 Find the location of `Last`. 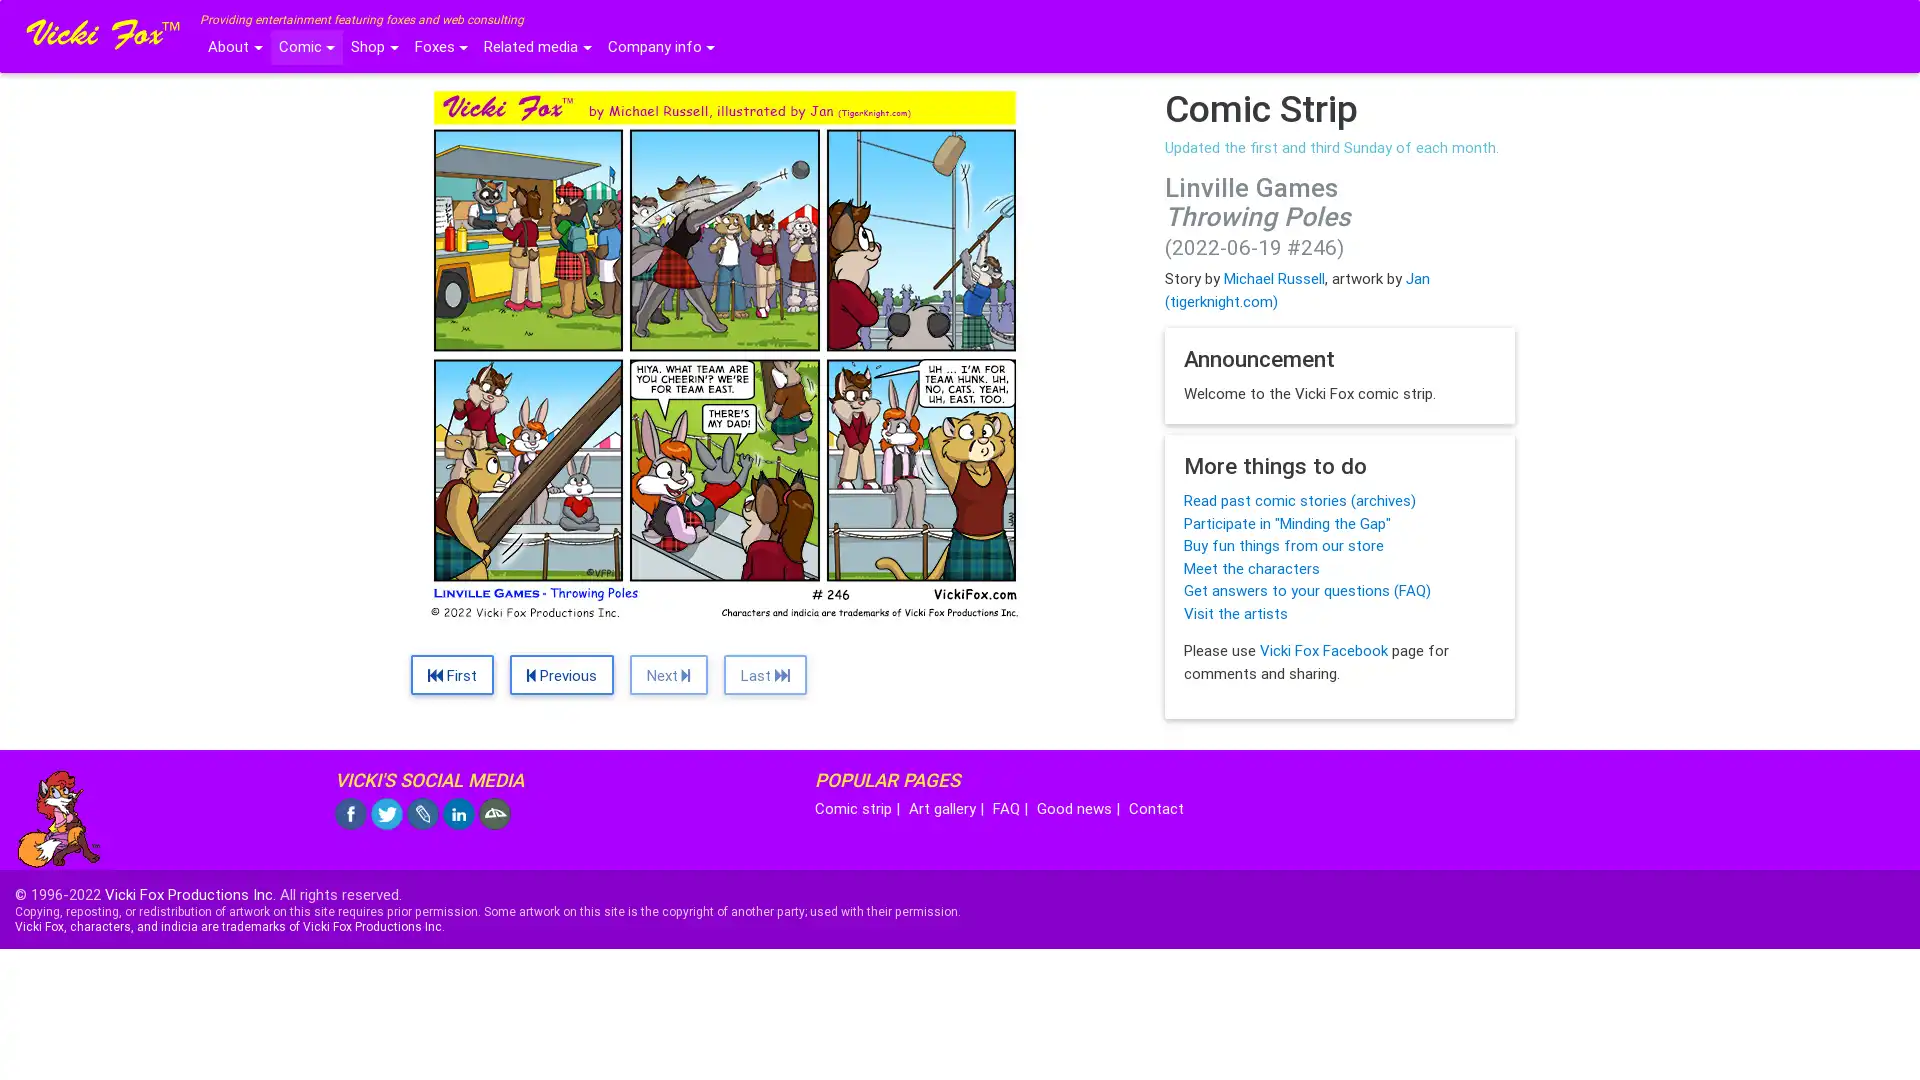

Last is located at coordinates (764, 675).